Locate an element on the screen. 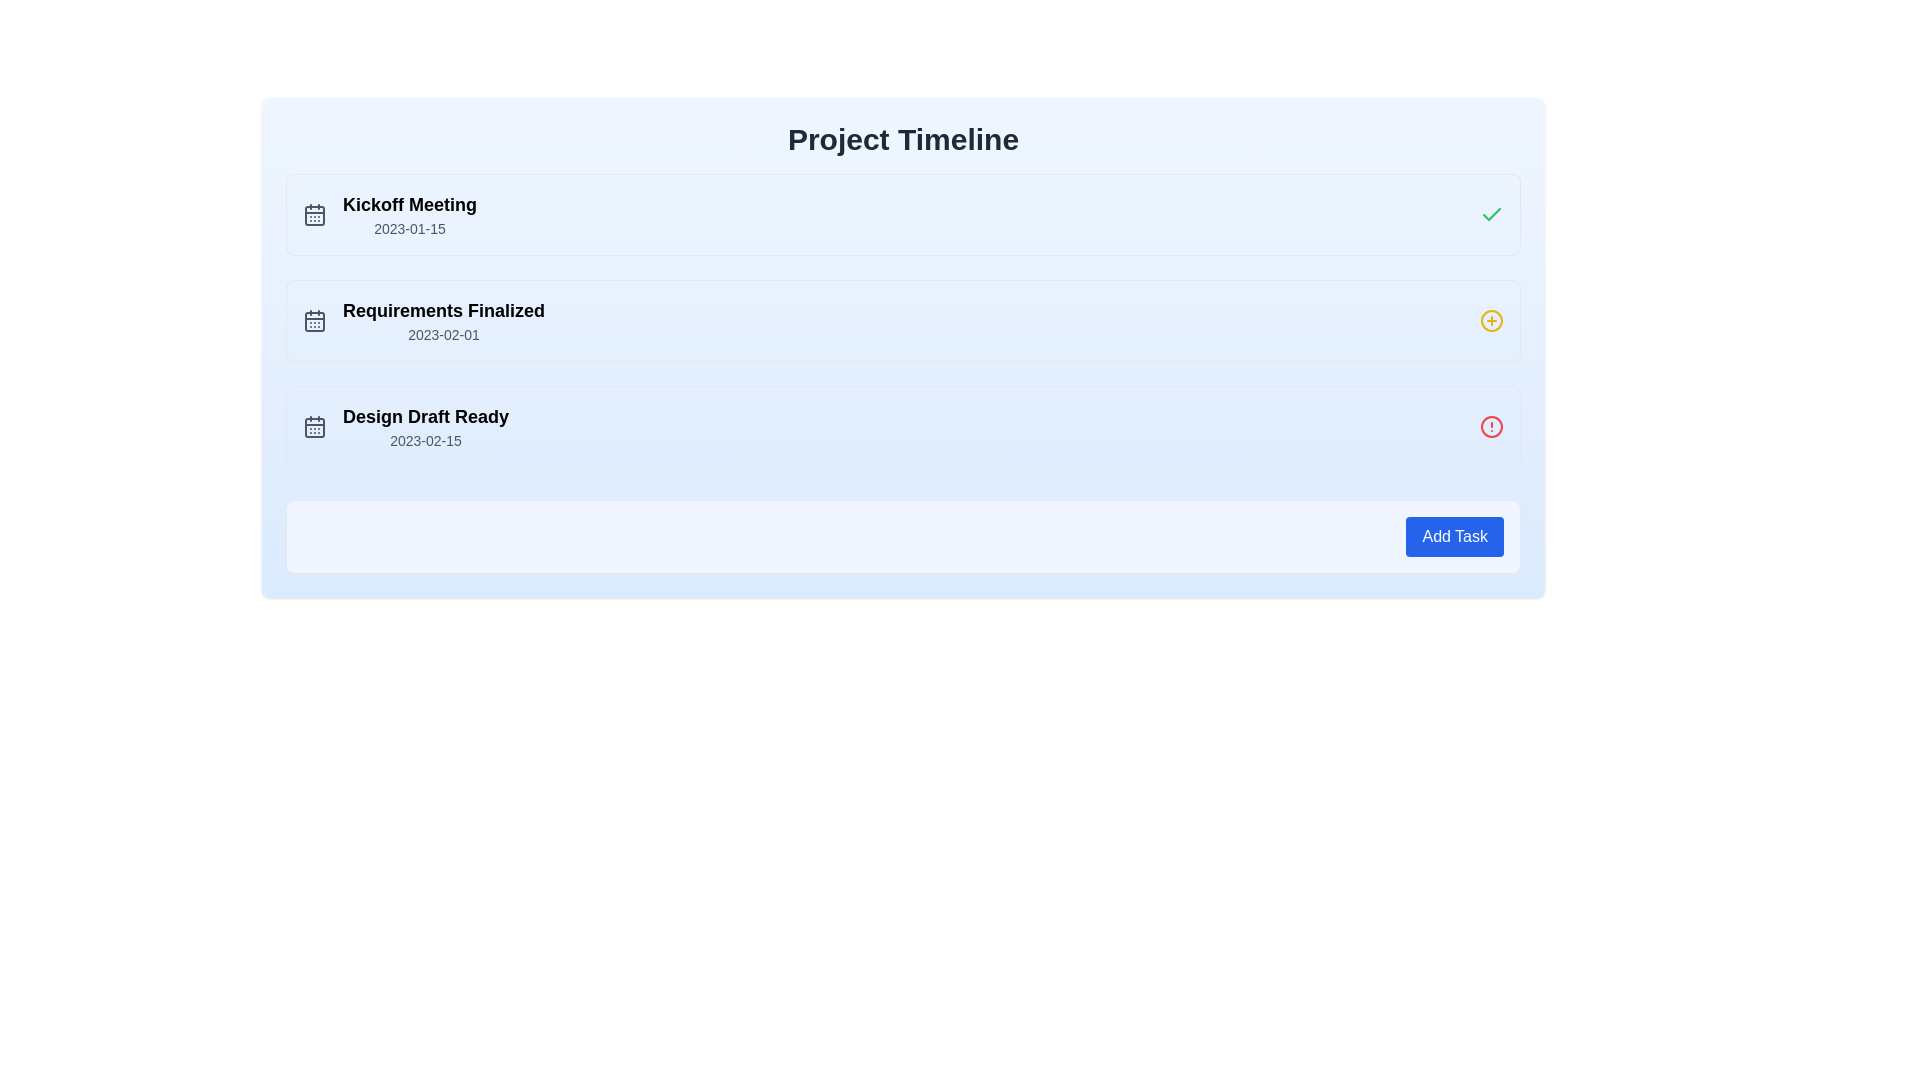 The height and width of the screenshot is (1080, 1920). the 'Requirements Finalized' text display element, which is the second item in a vertical list of timeline events, if it is enabled is located at coordinates (443, 311).